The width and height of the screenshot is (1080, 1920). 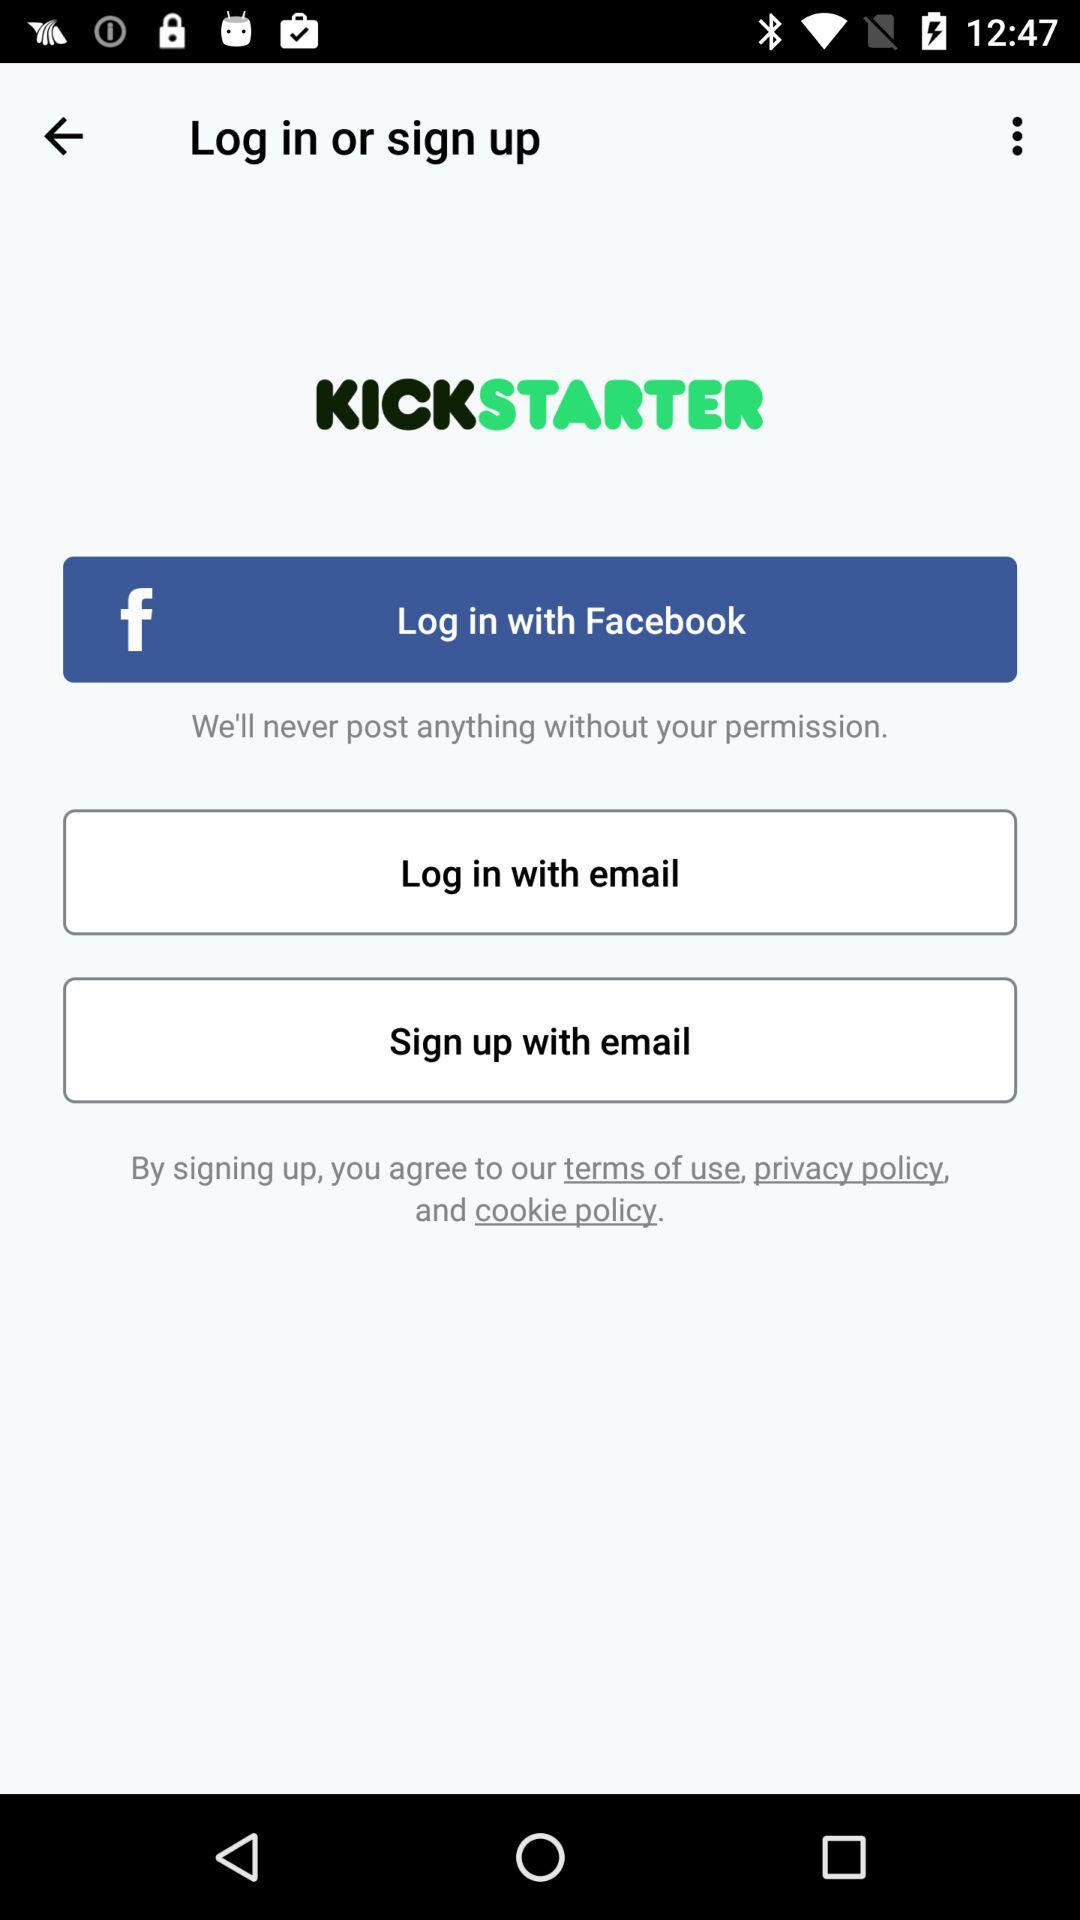 I want to click on icon next to log in or item, so click(x=1017, y=135).